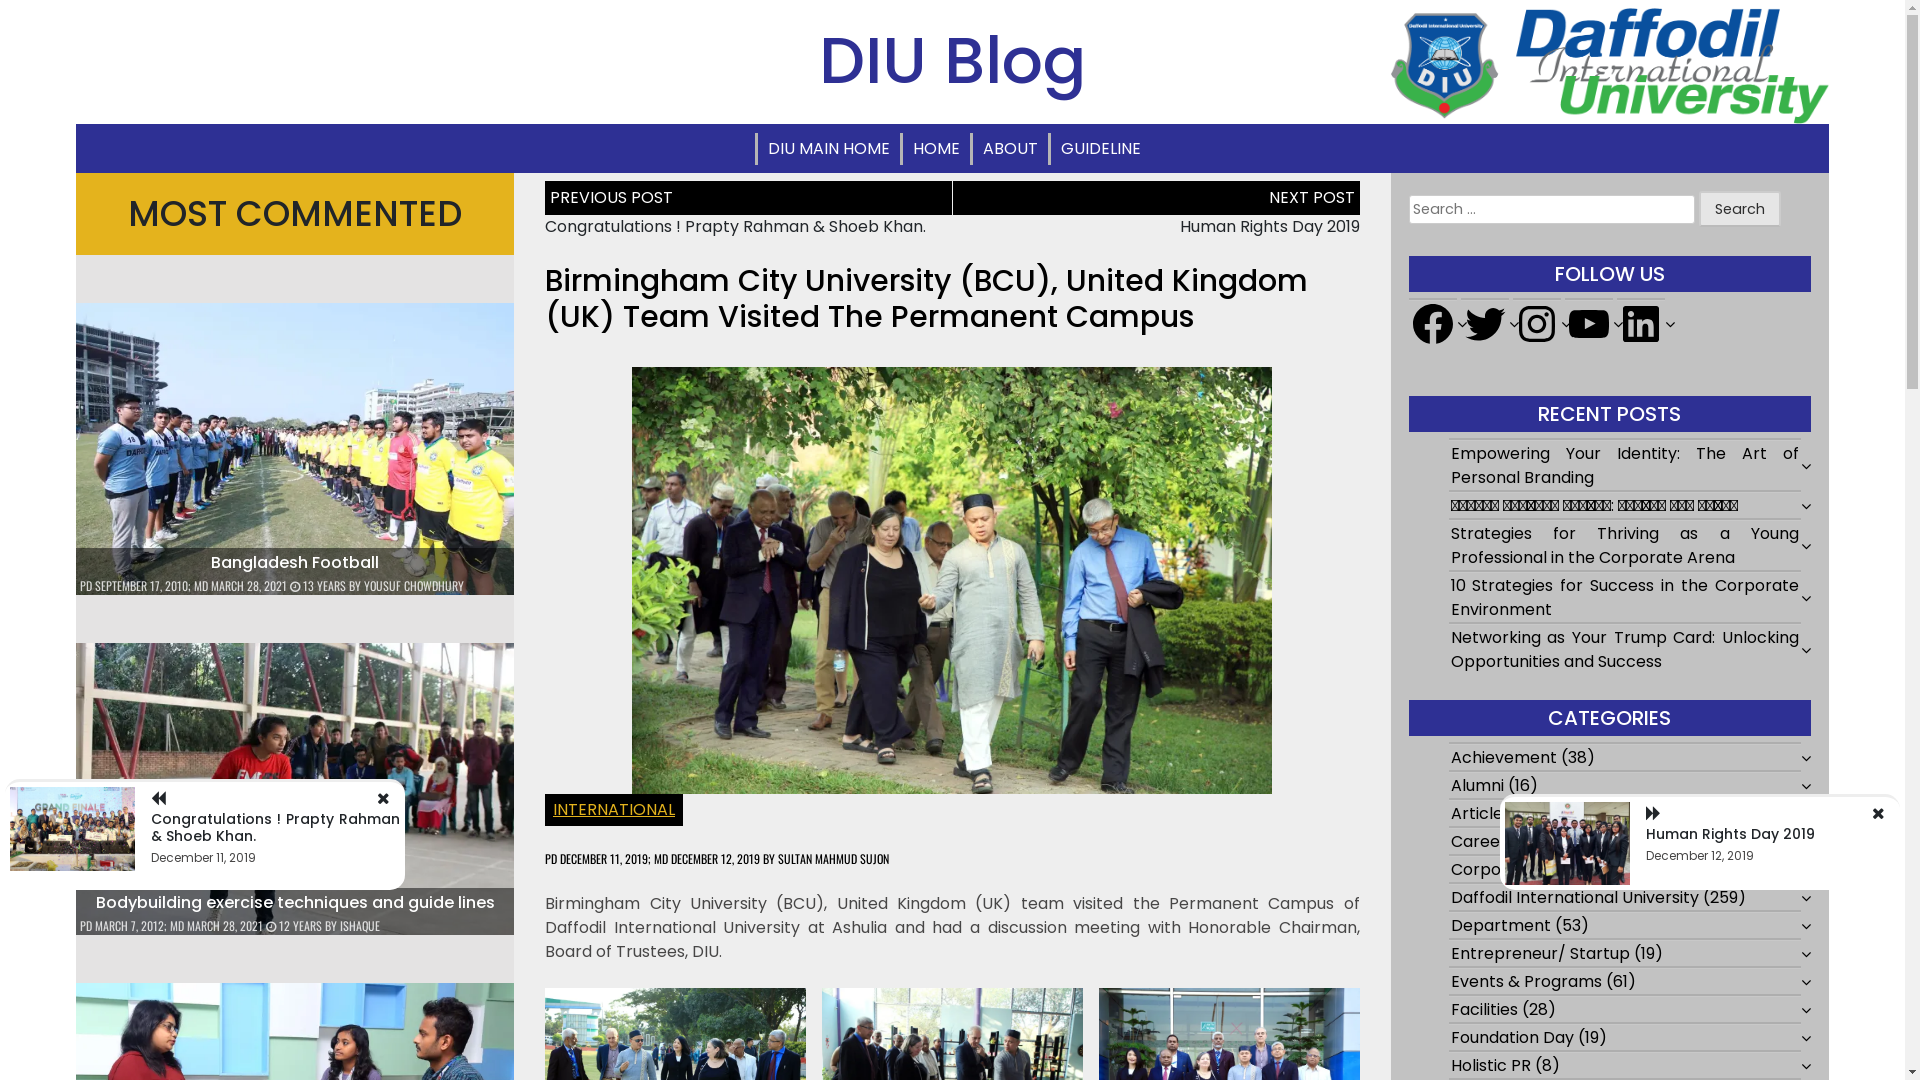 This screenshot has width=1920, height=1080. Describe the element at coordinates (1049, 148) in the screenshot. I see `'GUIDELINE'` at that location.